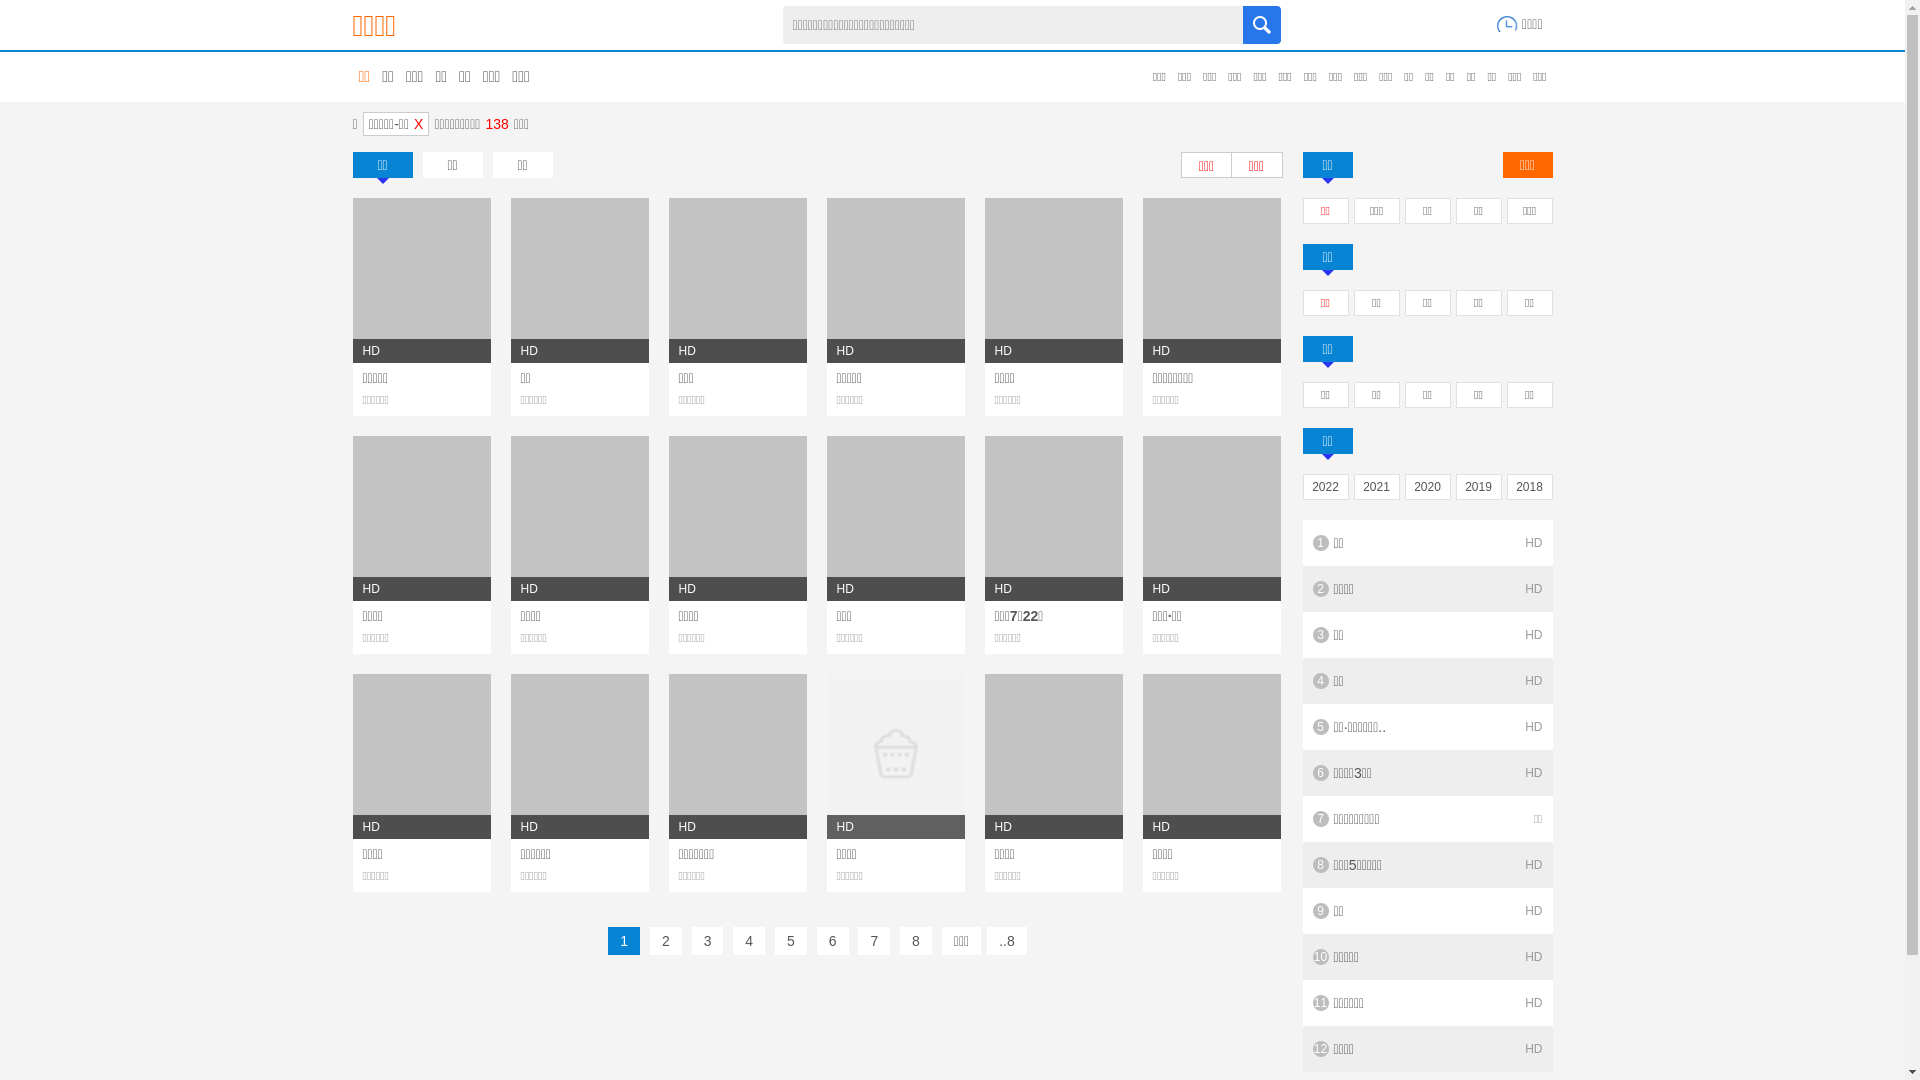 The width and height of the screenshot is (1920, 1080). Describe the element at coordinates (666, 941) in the screenshot. I see `'2'` at that location.